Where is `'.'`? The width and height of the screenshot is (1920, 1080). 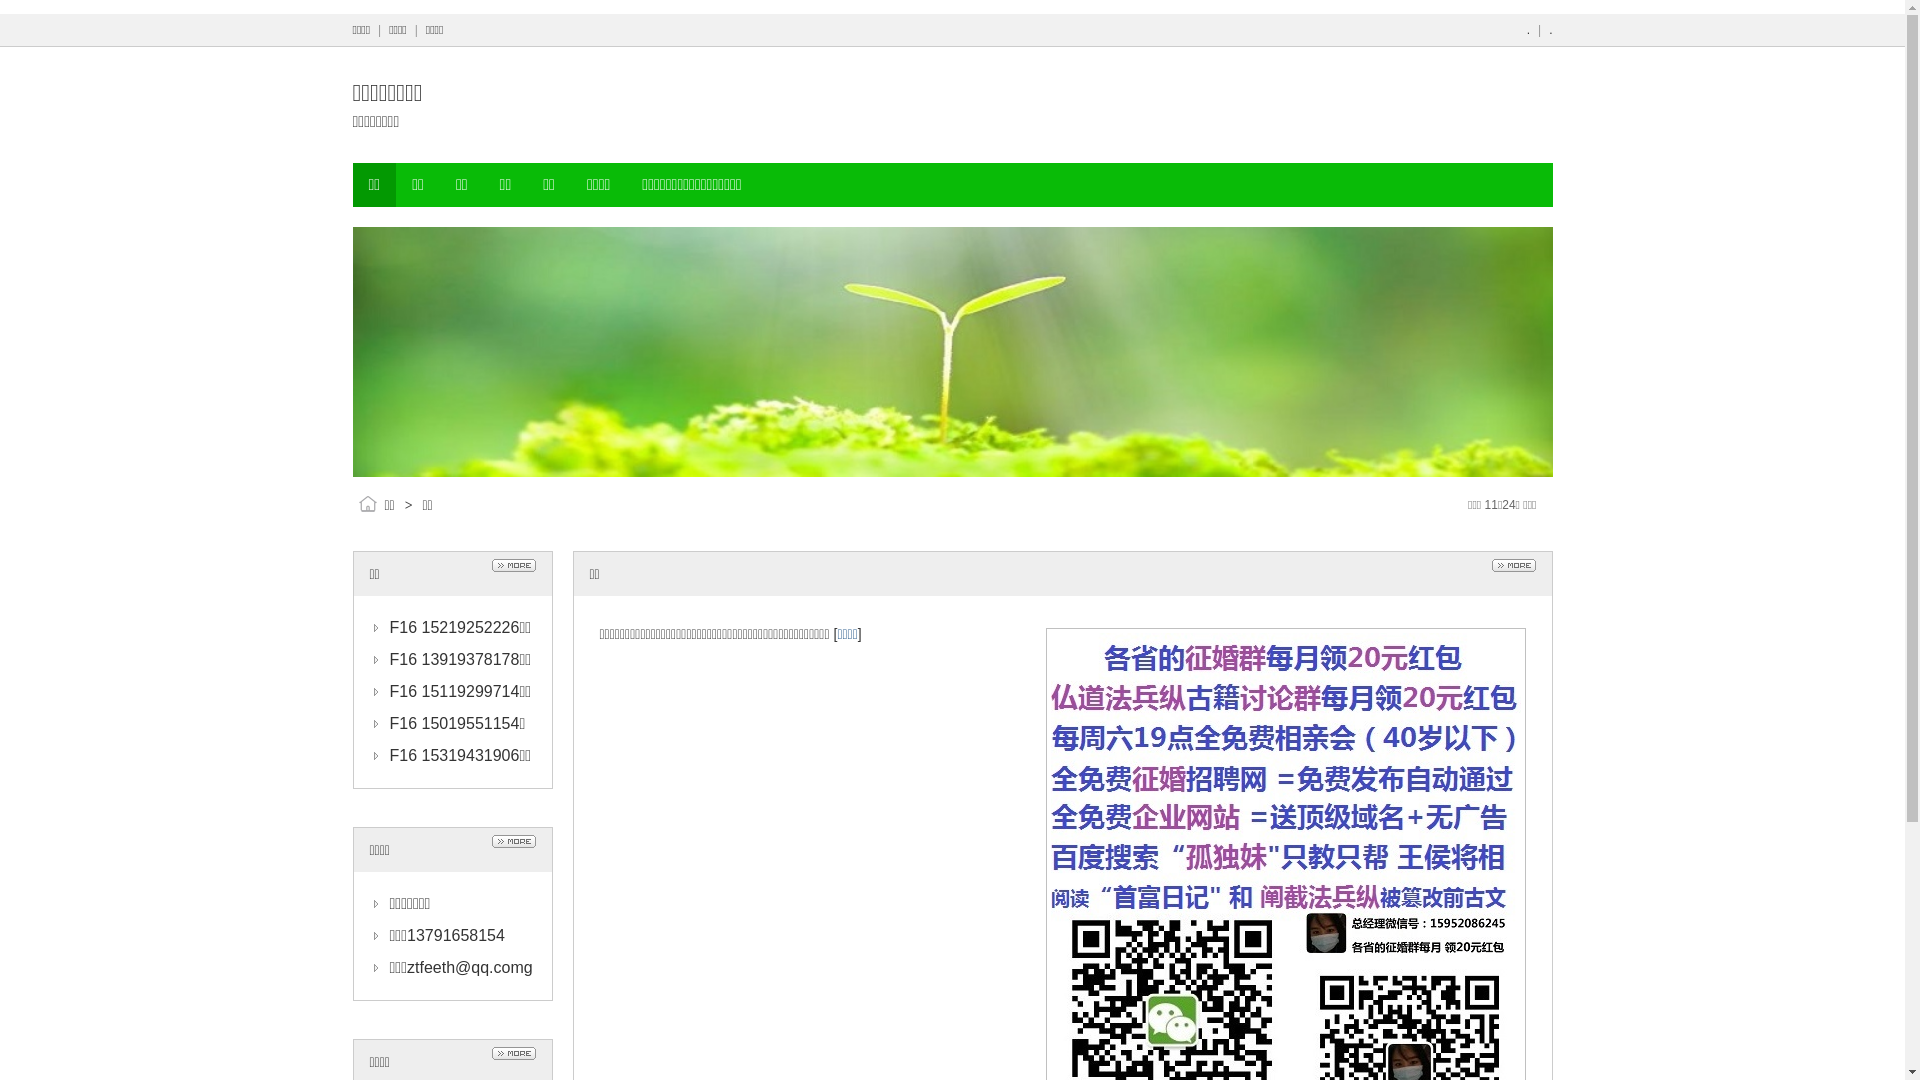 '.' is located at coordinates (1527, 30).